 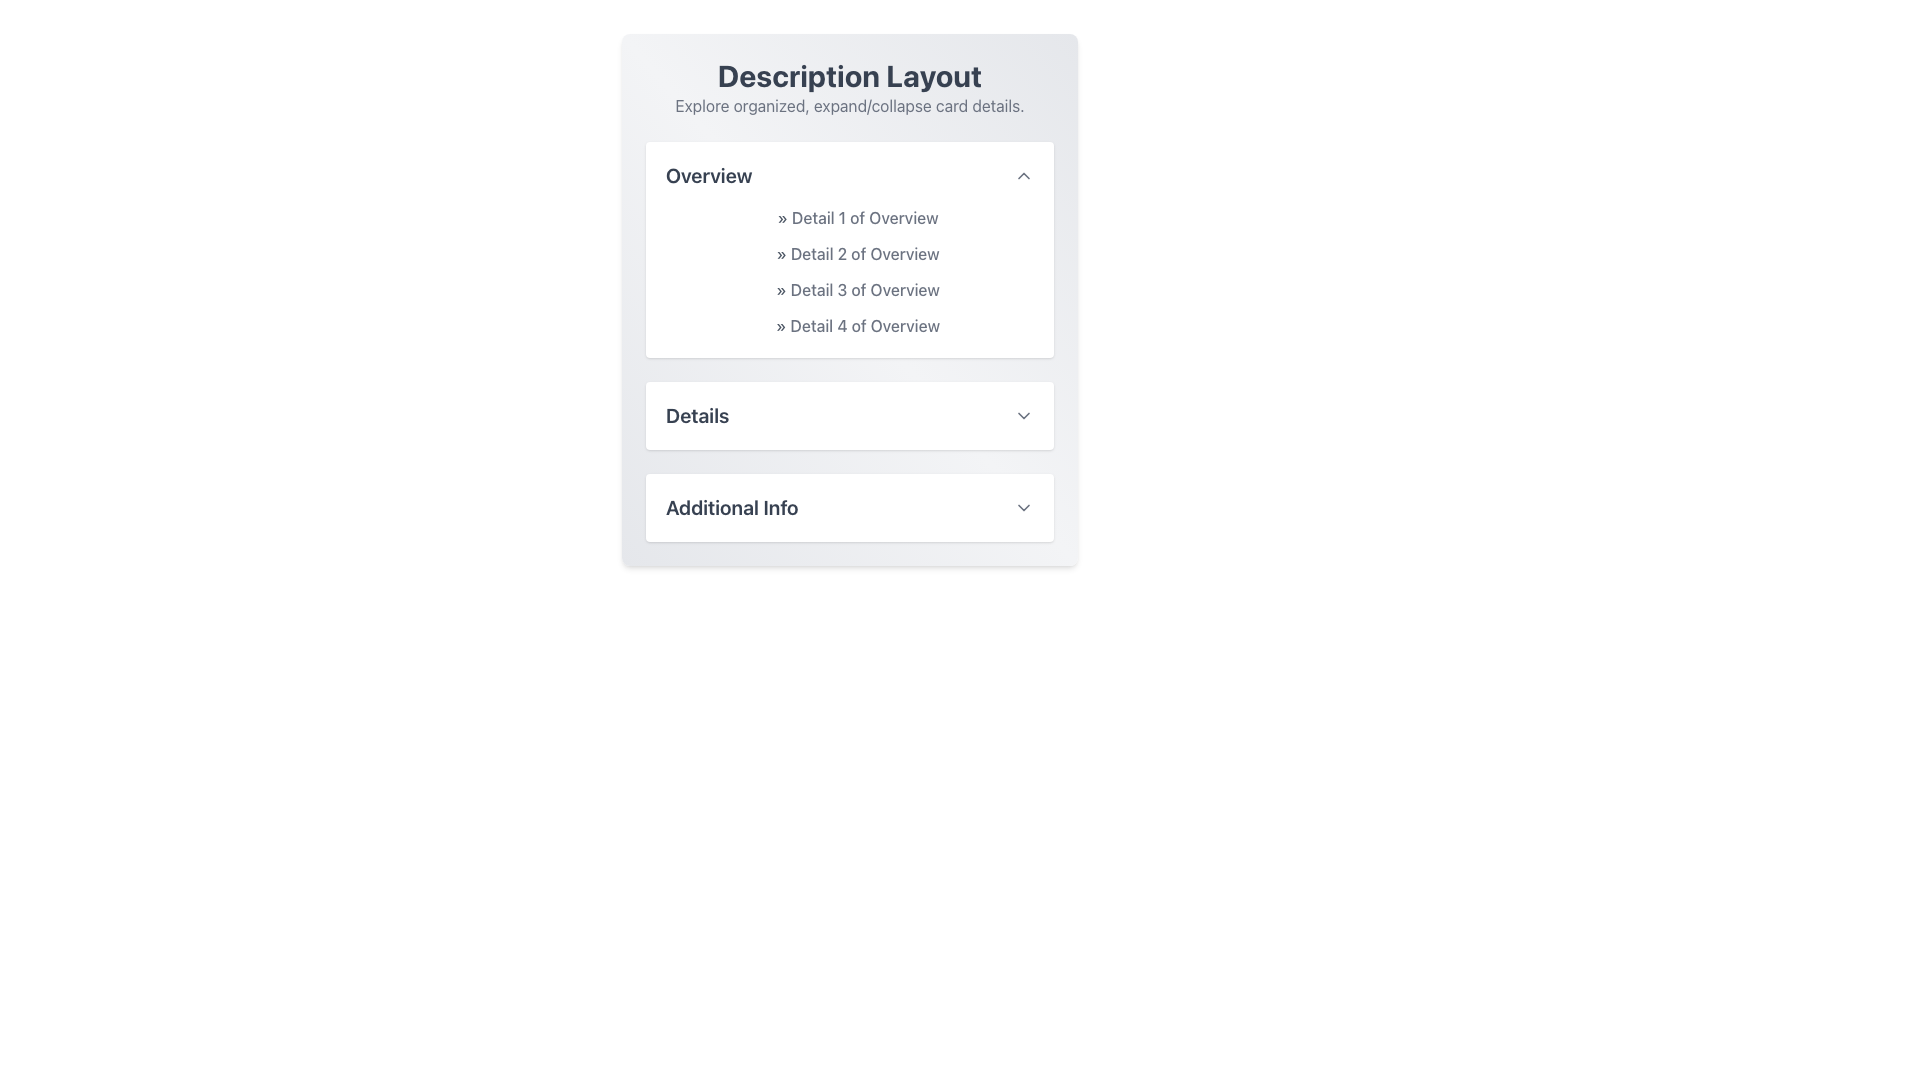 I want to click on the textual indicator preceding 'Detail 2 of Overview' in the 'Overview' section, which visually indicates the hierarchical relationship of the list item, so click(x=782, y=253).